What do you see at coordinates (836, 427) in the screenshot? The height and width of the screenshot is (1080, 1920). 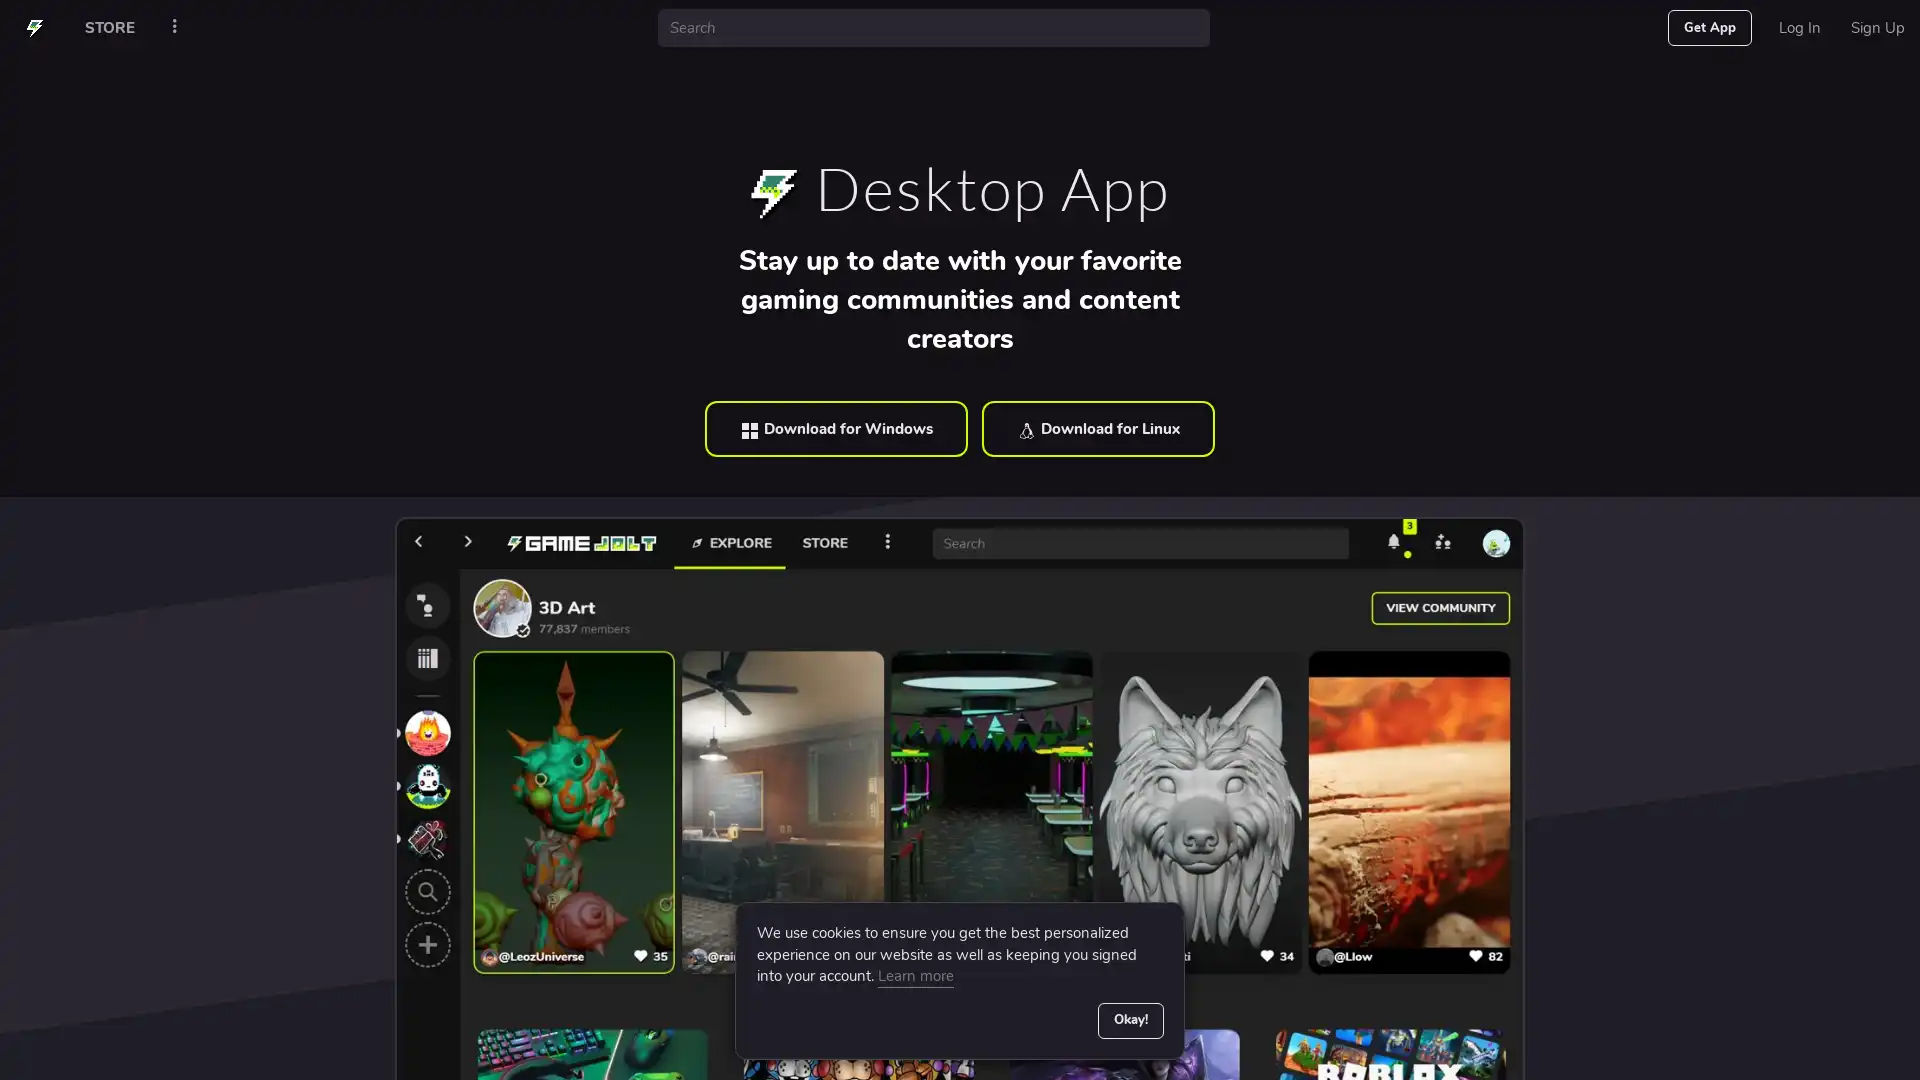 I see `Download for Windows` at bounding box center [836, 427].